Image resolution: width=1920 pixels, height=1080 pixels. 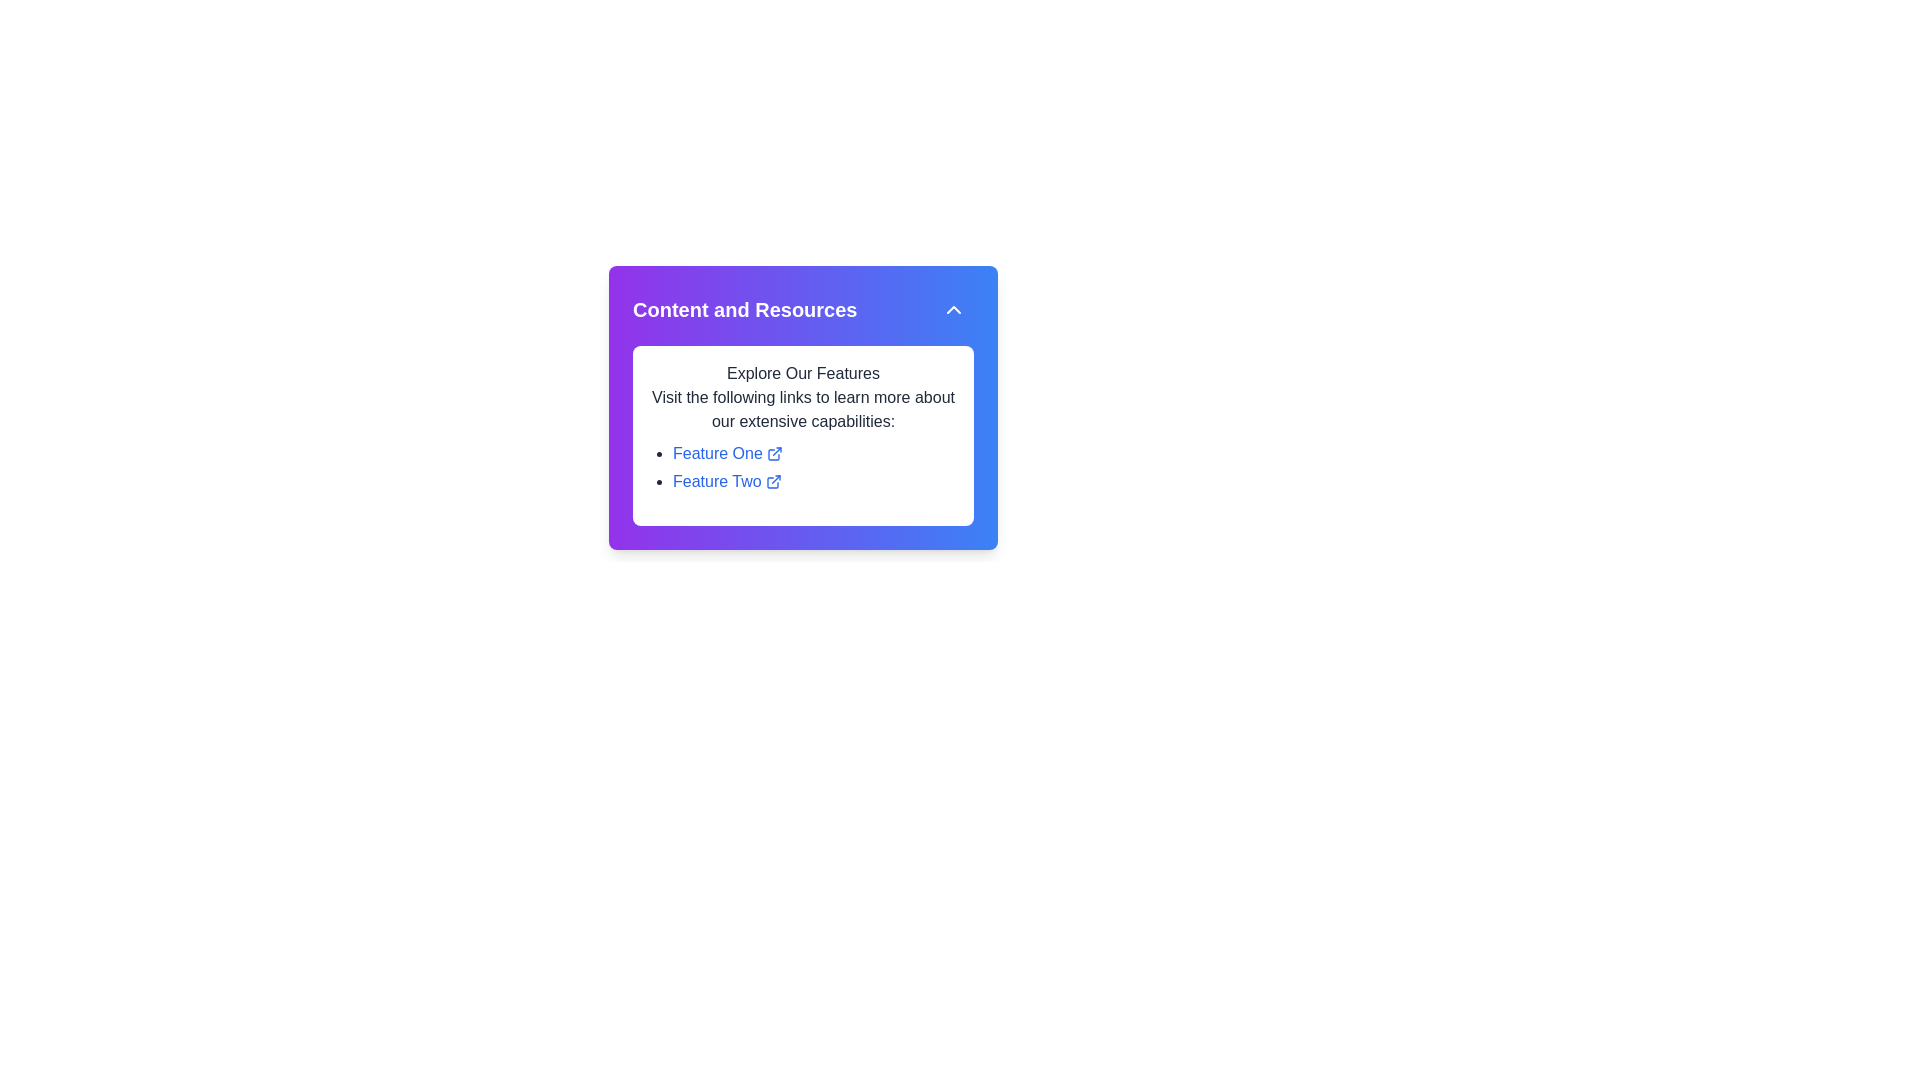 What do you see at coordinates (773, 454) in the screenshot?
I see `the External link indicator icon next to the link labeled 'Feature One'` at bounding box center [773, 454].